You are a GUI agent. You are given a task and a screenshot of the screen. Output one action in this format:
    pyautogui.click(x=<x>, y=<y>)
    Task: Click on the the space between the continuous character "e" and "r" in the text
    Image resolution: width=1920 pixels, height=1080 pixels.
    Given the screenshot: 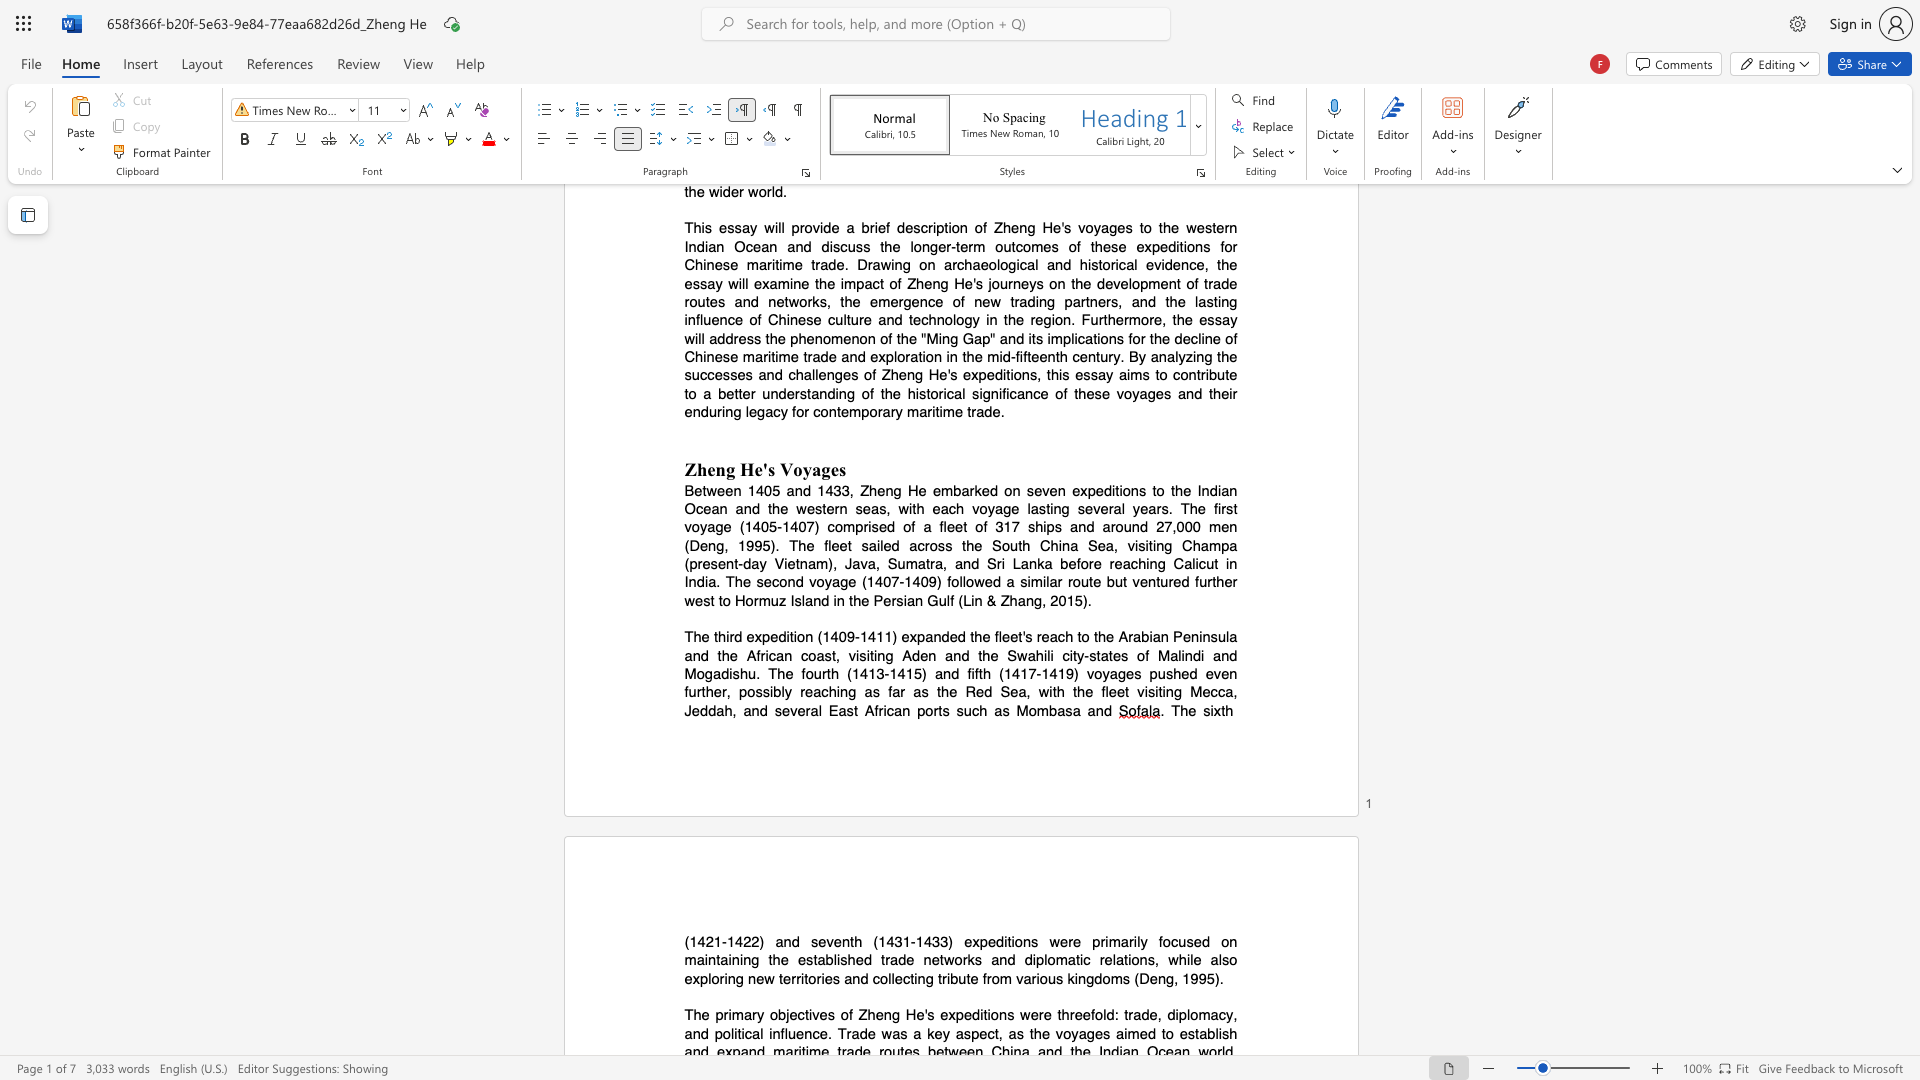 What is the action you would take?
    pyautogui.click(x=804, y=709)
    